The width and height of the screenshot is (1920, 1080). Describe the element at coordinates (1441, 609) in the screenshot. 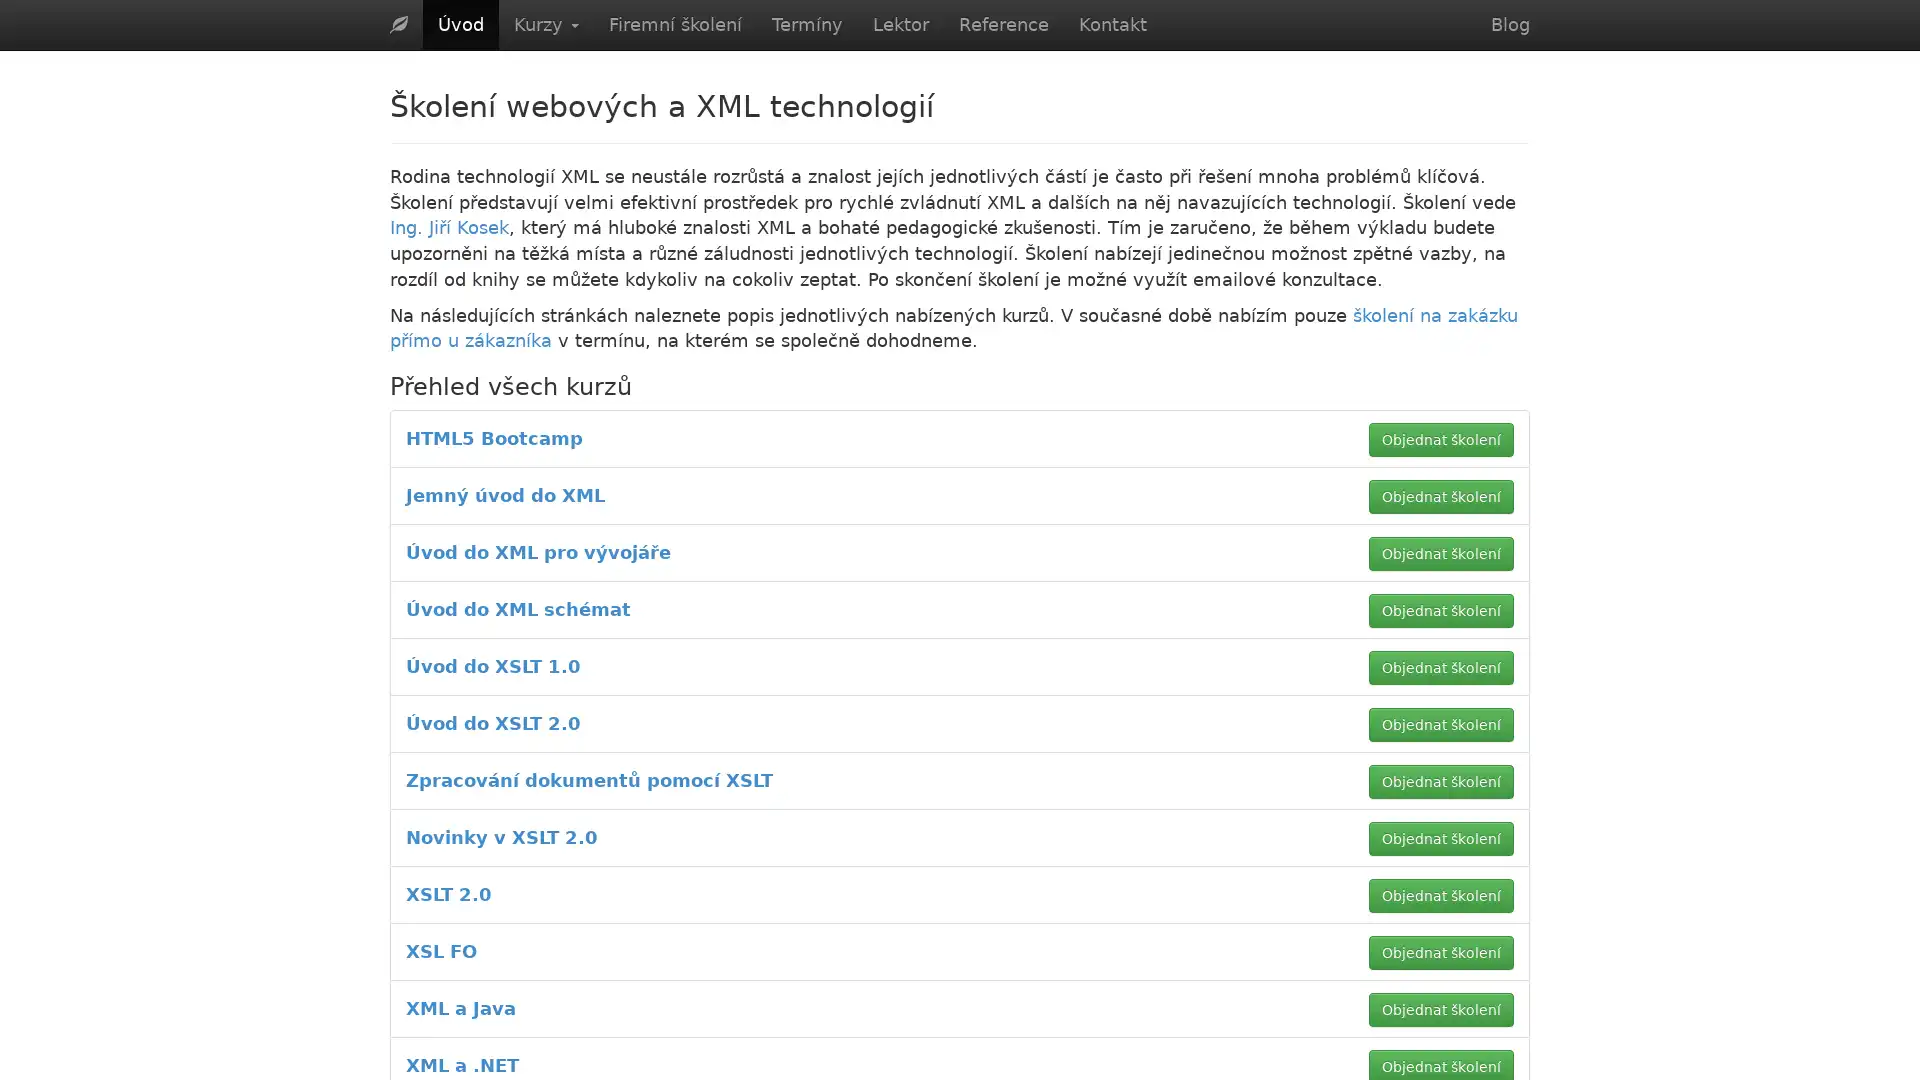

I see `Objednat skoleni` at that location.